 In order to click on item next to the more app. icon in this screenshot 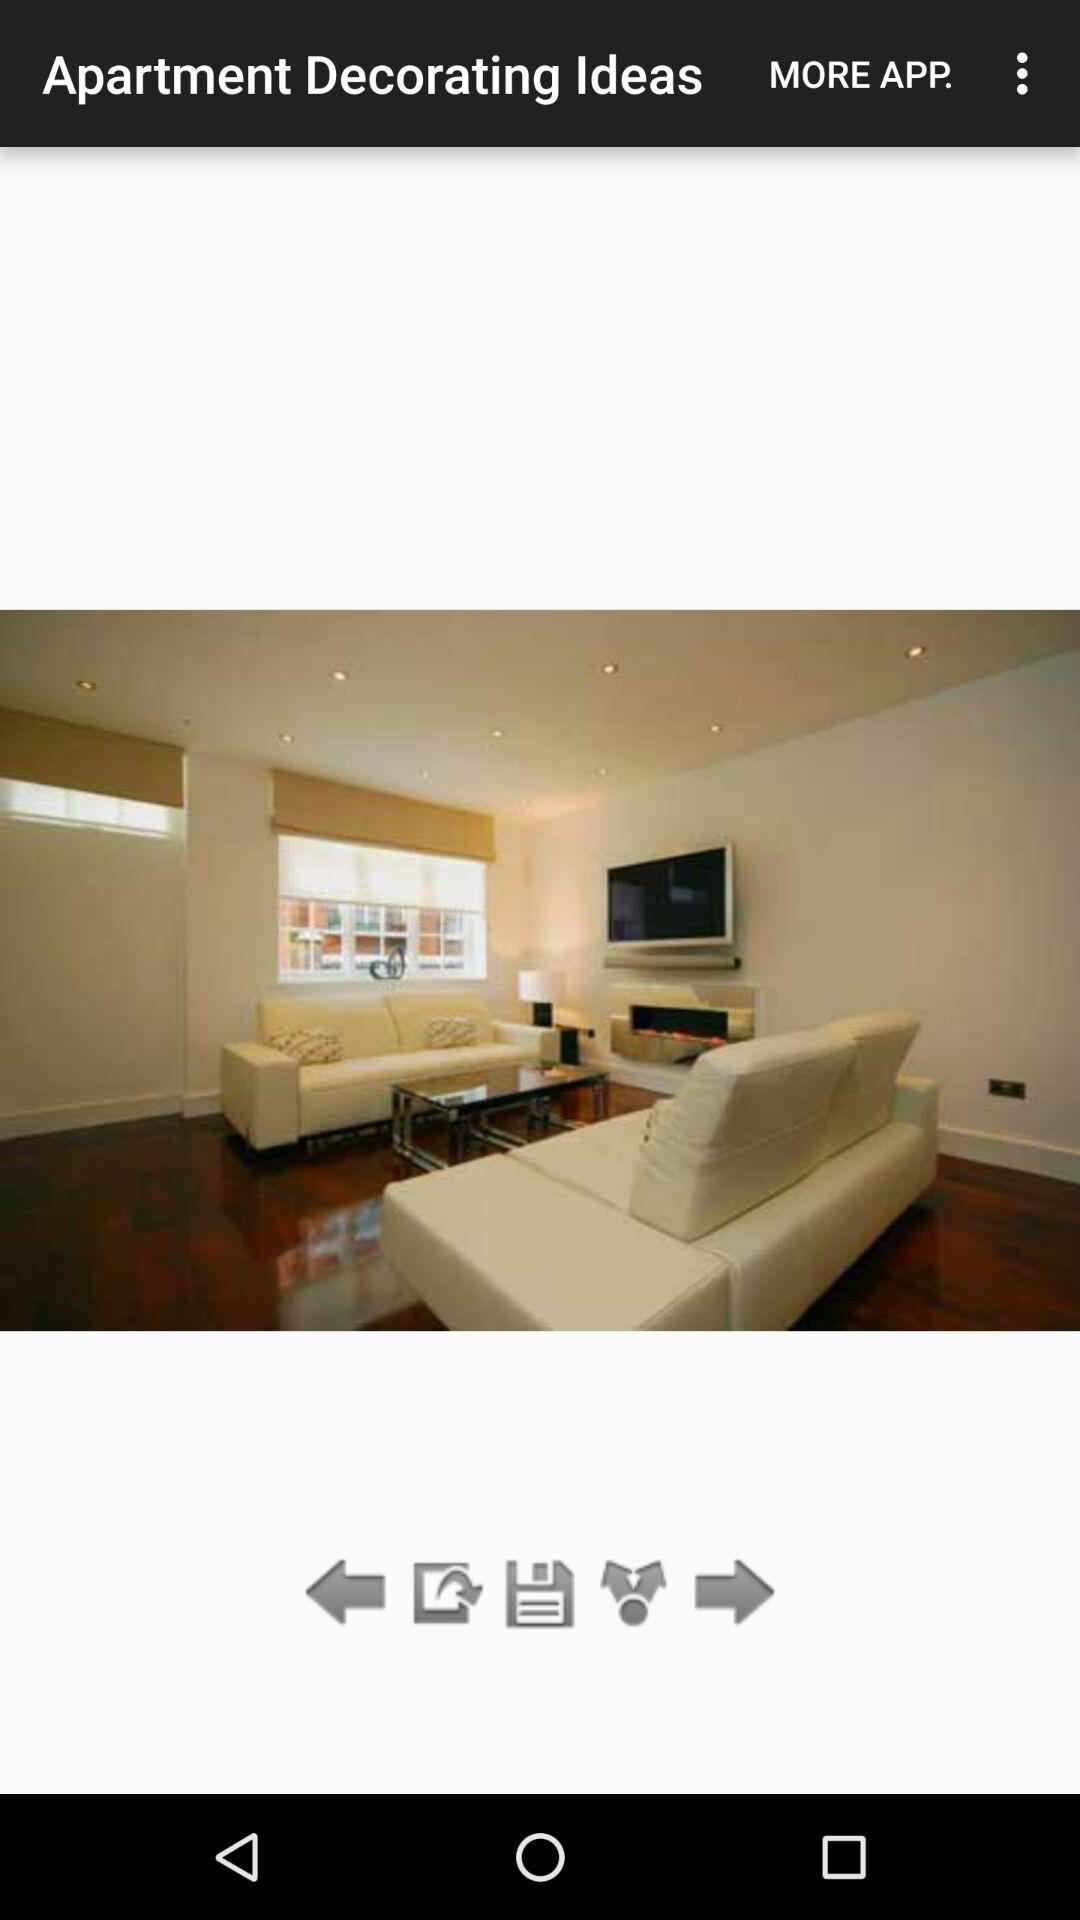, I will do `click(1027, 73)`.